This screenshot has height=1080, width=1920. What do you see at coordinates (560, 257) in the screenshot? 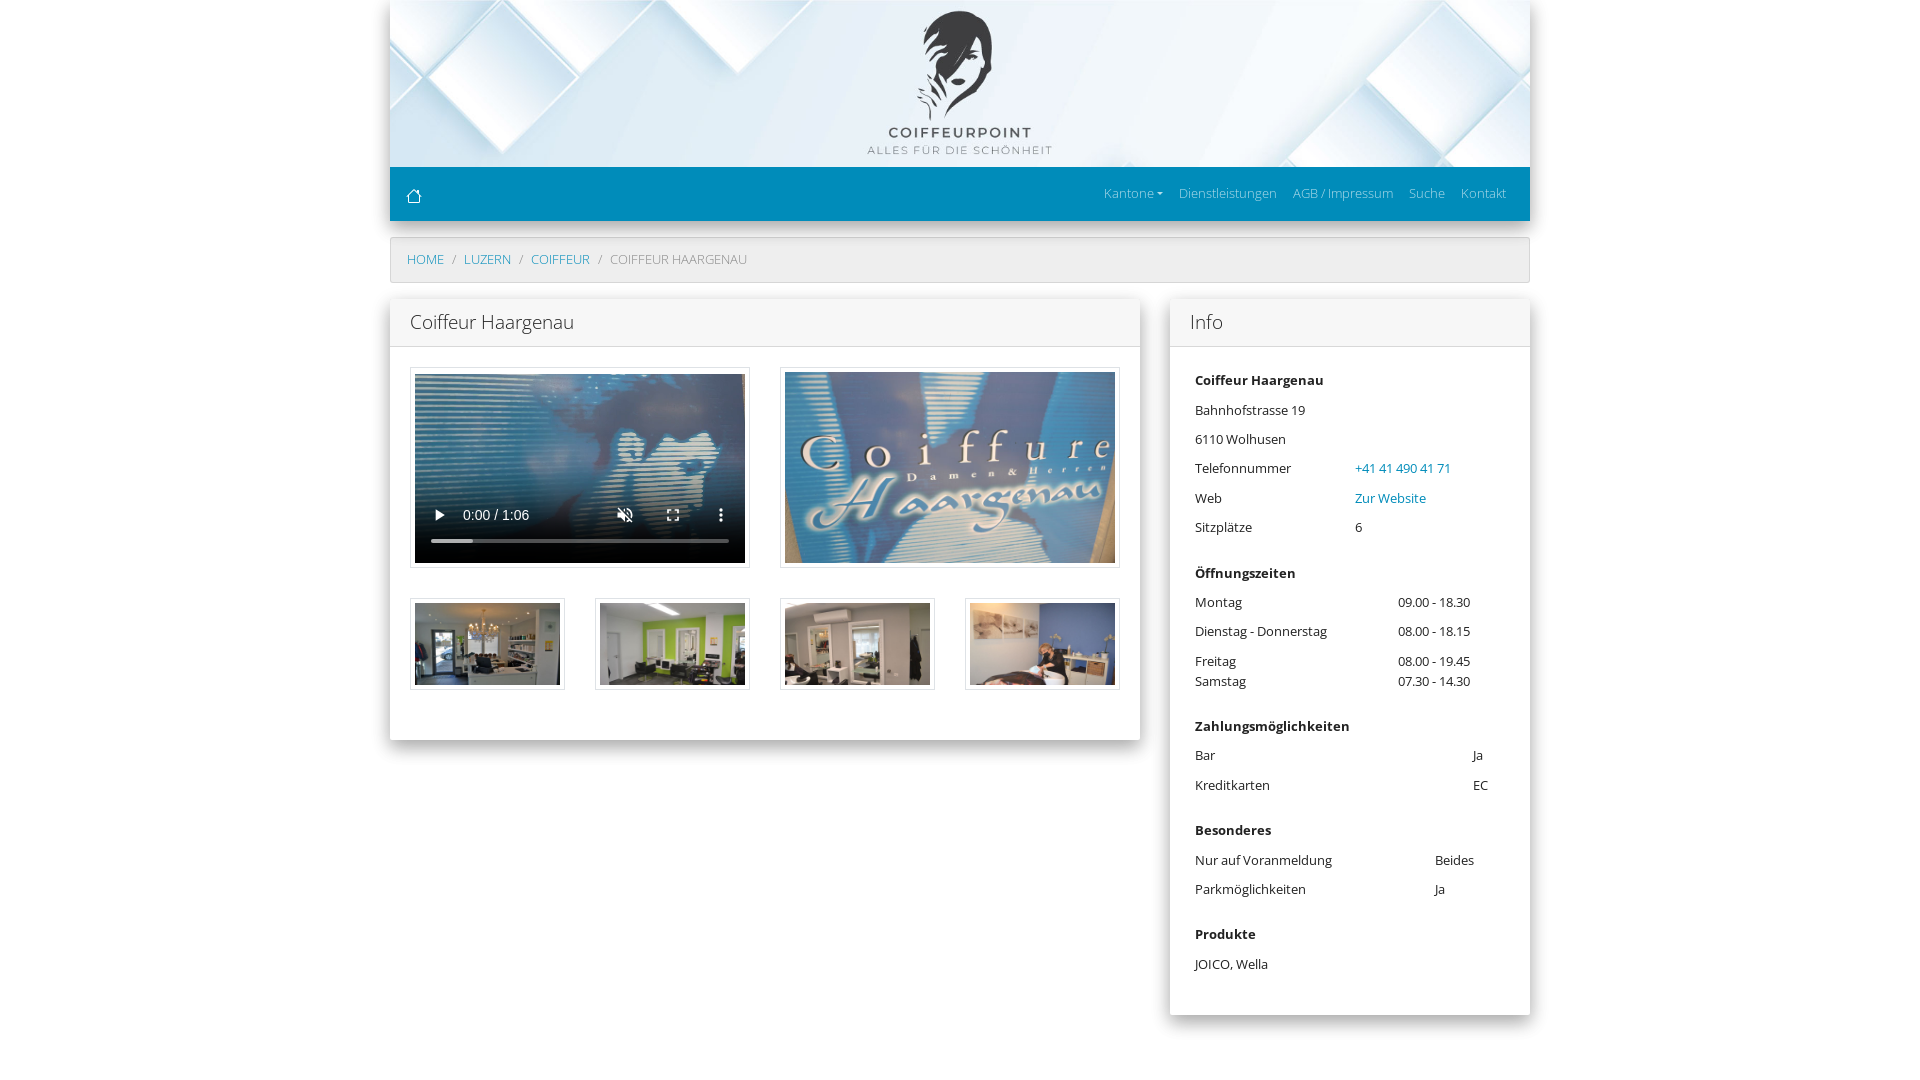
I see `'COIFFEUR'` at bounding box center [560, 257].